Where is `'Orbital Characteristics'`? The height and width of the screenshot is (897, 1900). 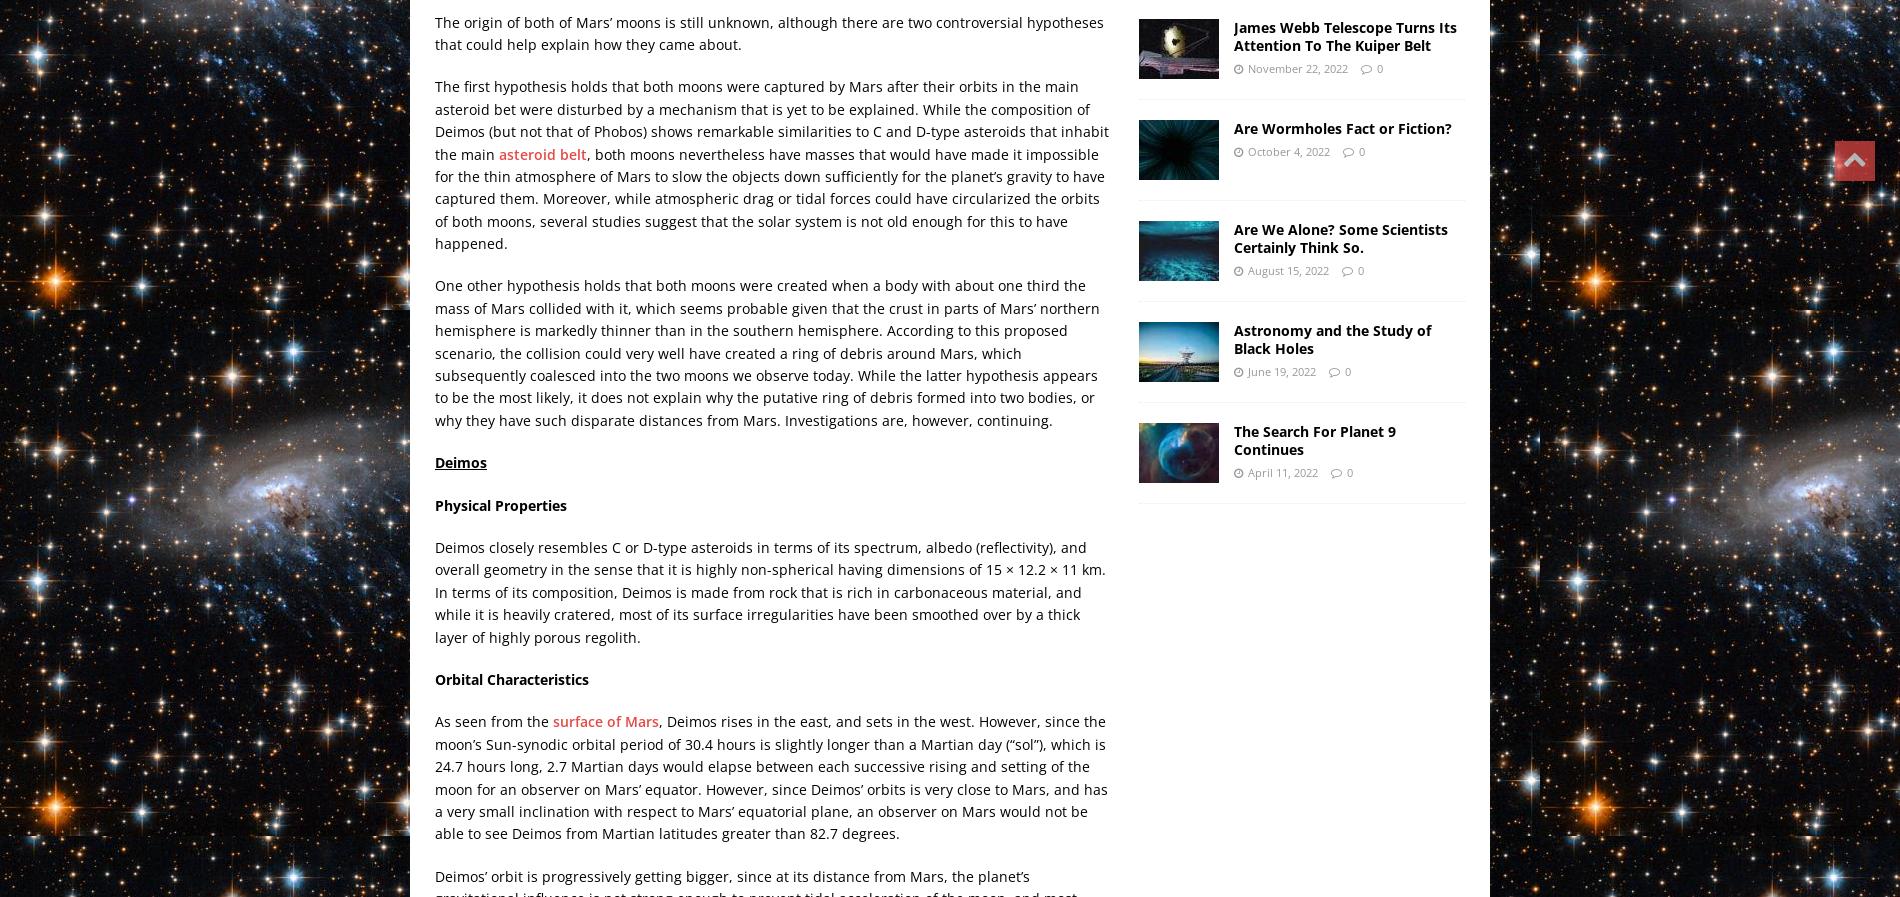 'Orbital Characteristics' is located at coordinates (512, 678).